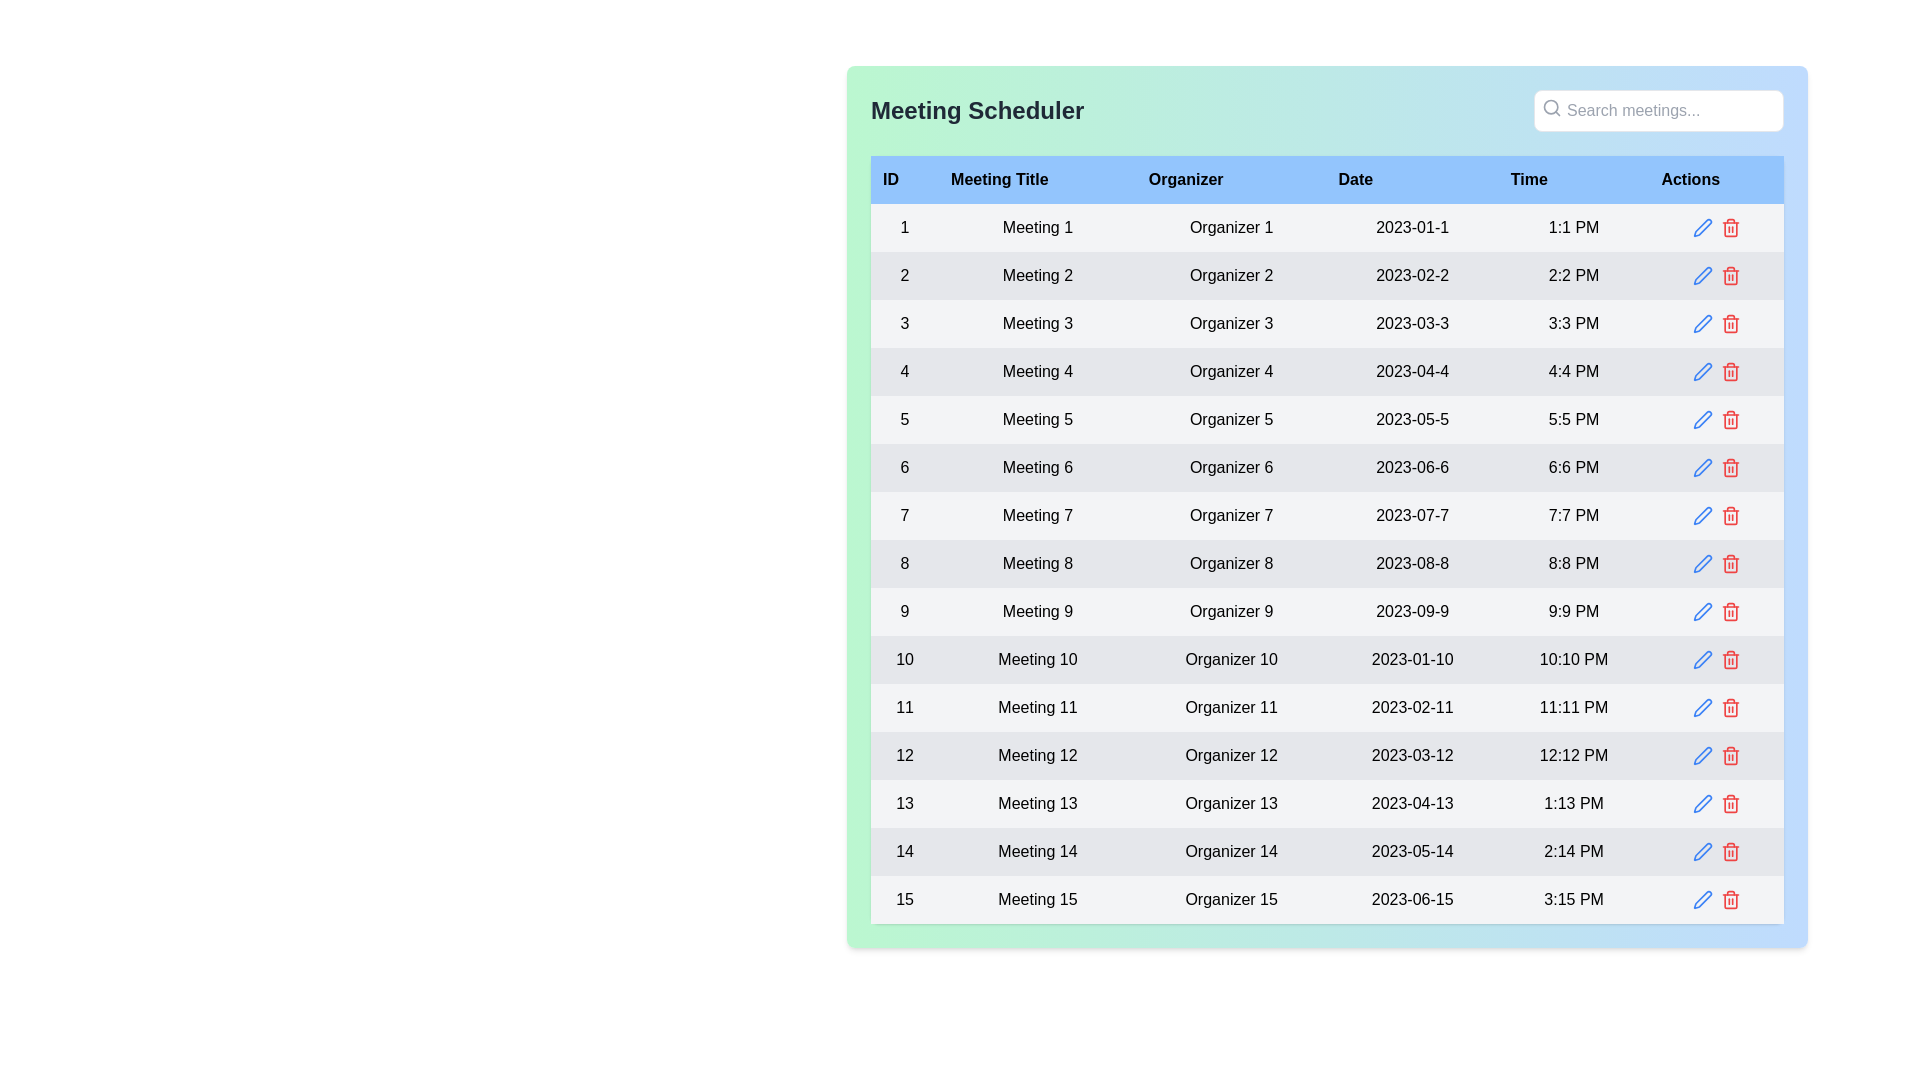 The width and height of the screenshot is (1920, 1080). What do you see at coordinates (1715, 467) in the screenshot?
I see `the red trash bin button in the 'Actions' column of the sixth row, aligned with 'Meeting 6' dated '2023-06-6', to initiate a delete action` at bounding box center [1715, 467].